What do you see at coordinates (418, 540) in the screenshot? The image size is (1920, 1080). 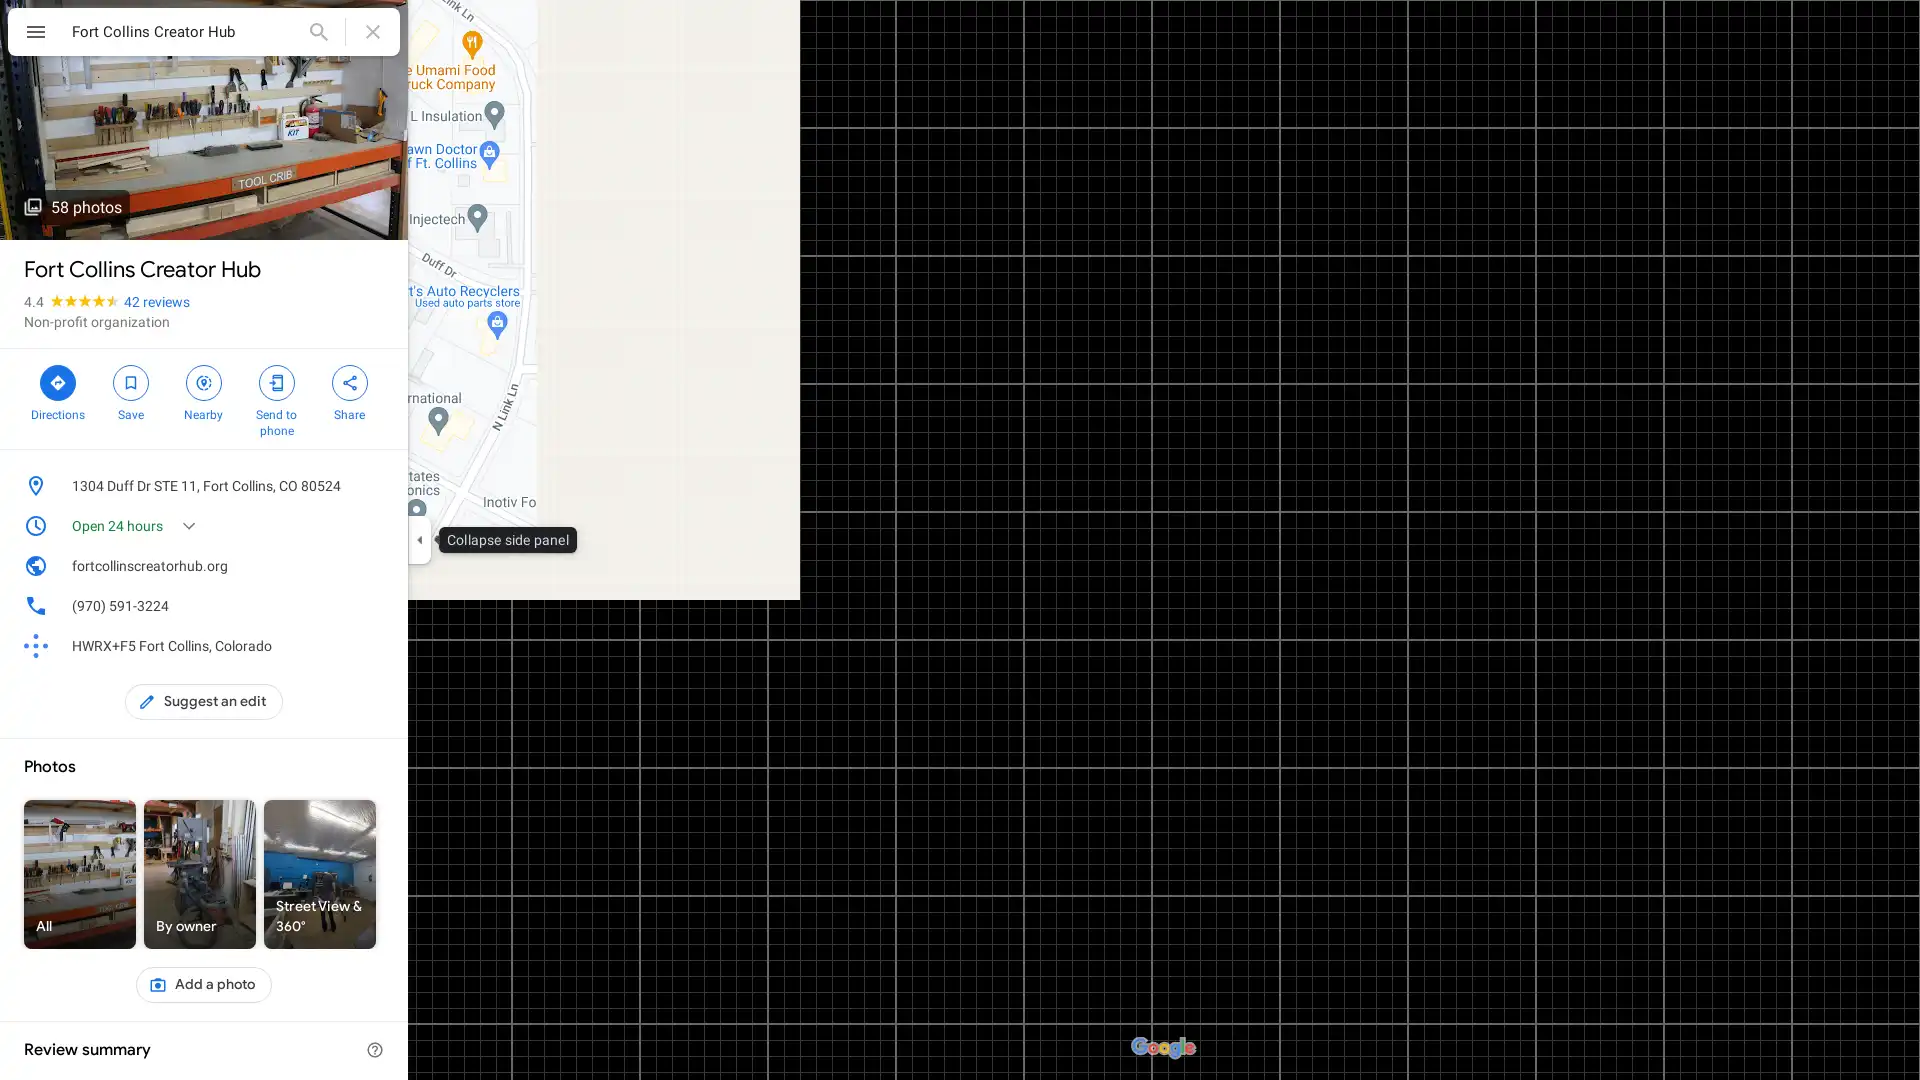 I see `Collapse side panel` at bounding box center [418, 540].